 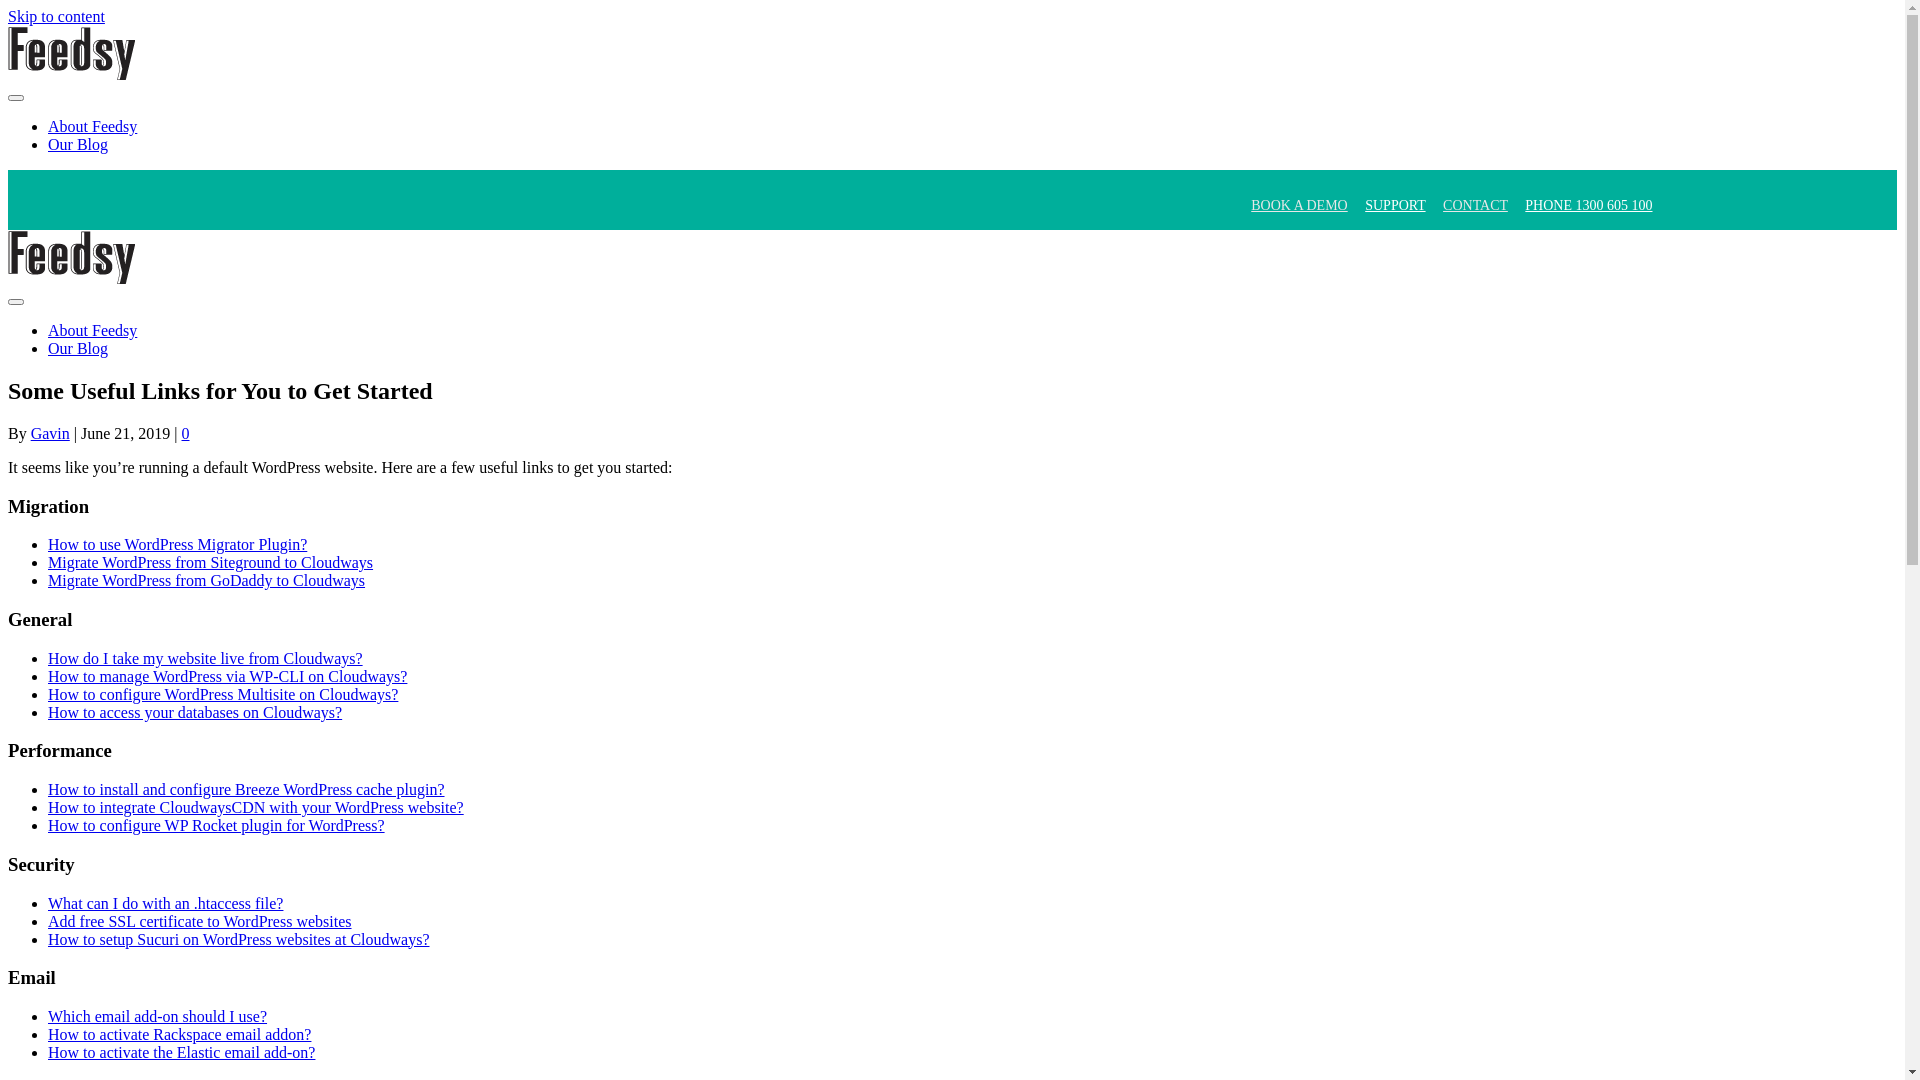 What do you see at coordinates (179, 1034) in the screenshot?
I see `'How to activate Rackspace email addon?'` at bounding box center [179, 1034].